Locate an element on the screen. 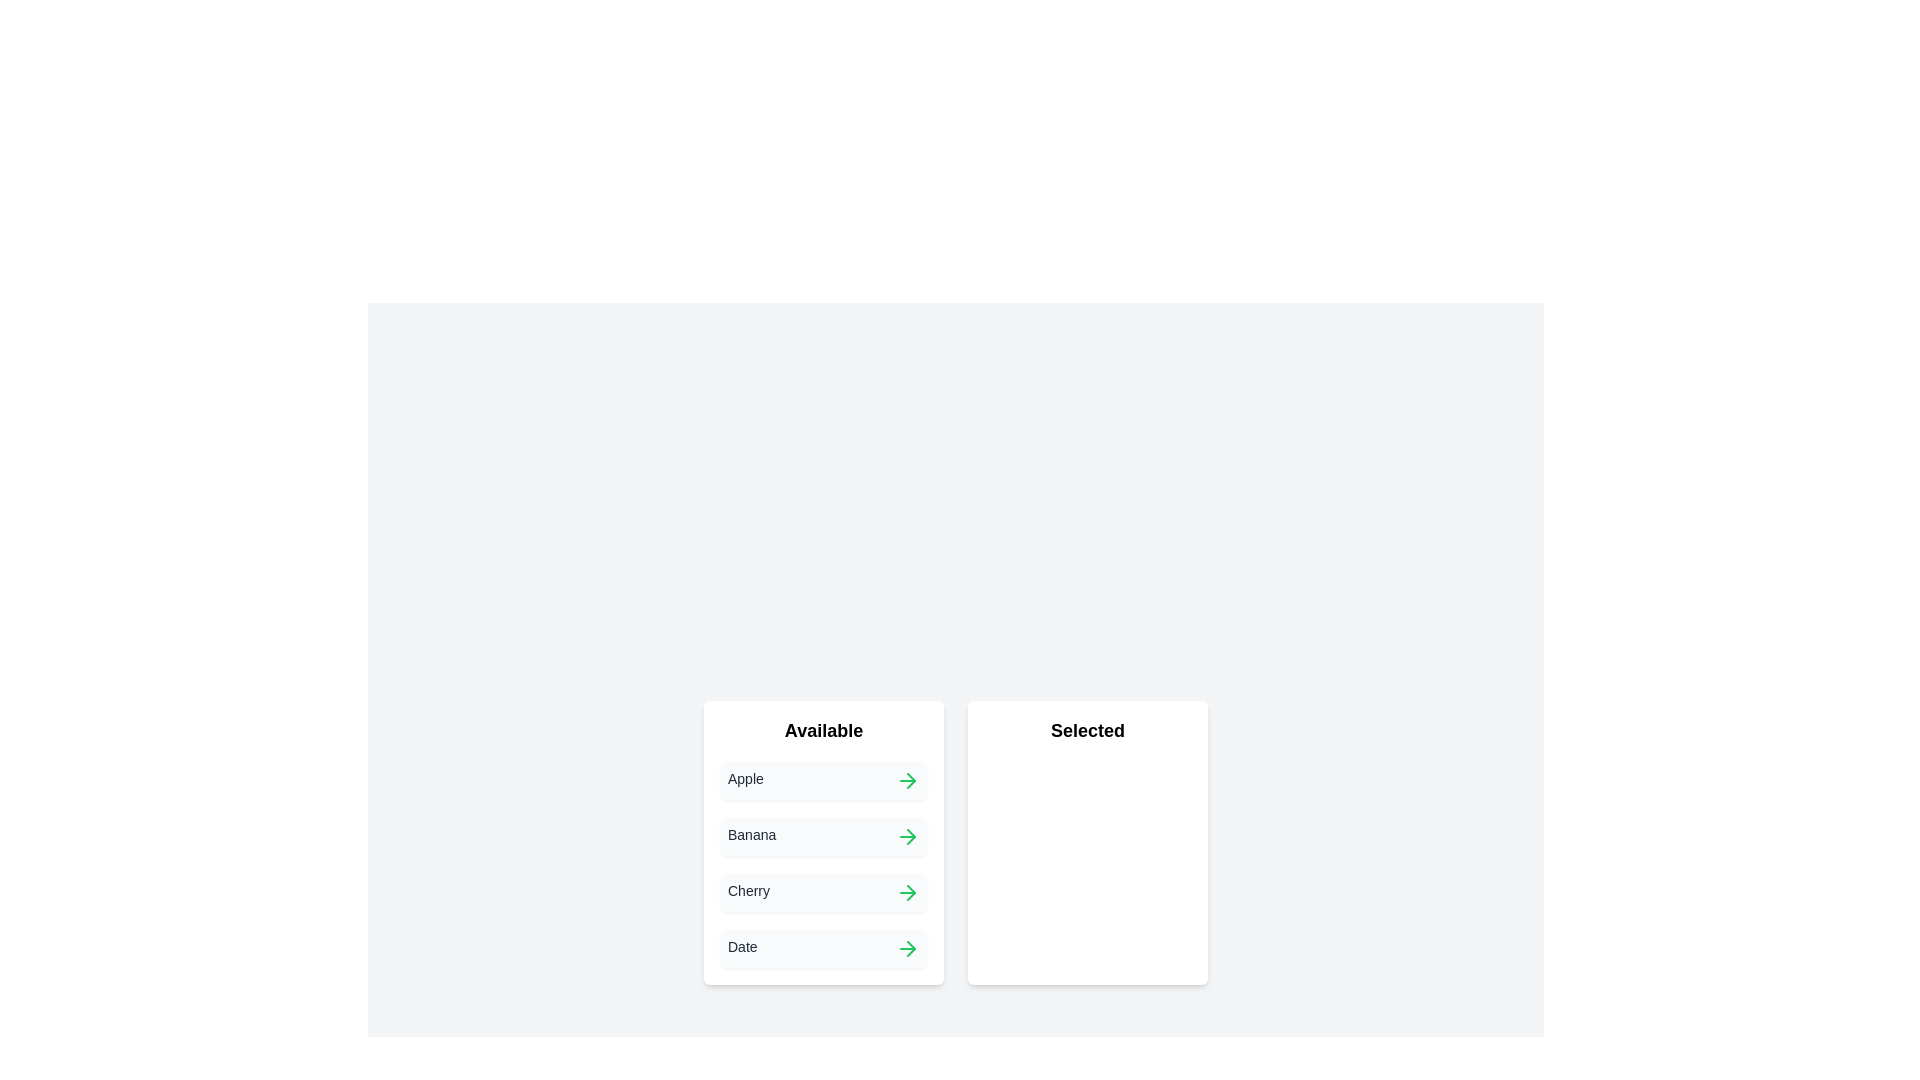 The image size is (1920, 1080). the green arrow button next to the item 'Cherry' in the 'Available' list to transfer it to the 'Selected' list is located at coordinates (906, 892).